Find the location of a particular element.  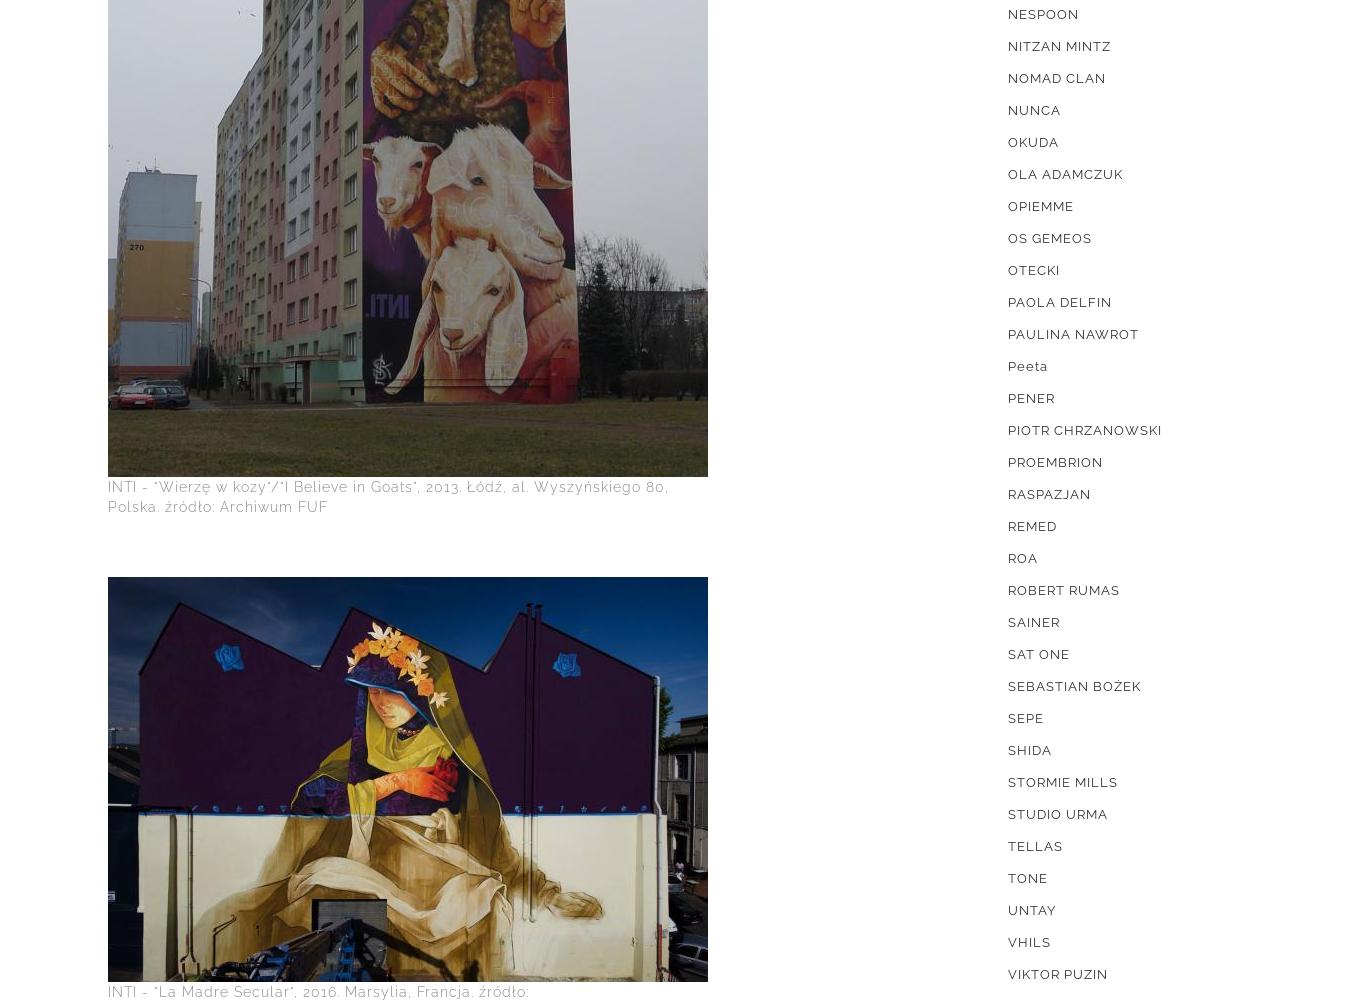

'VHILS' is located at coordinates (1028, 941).